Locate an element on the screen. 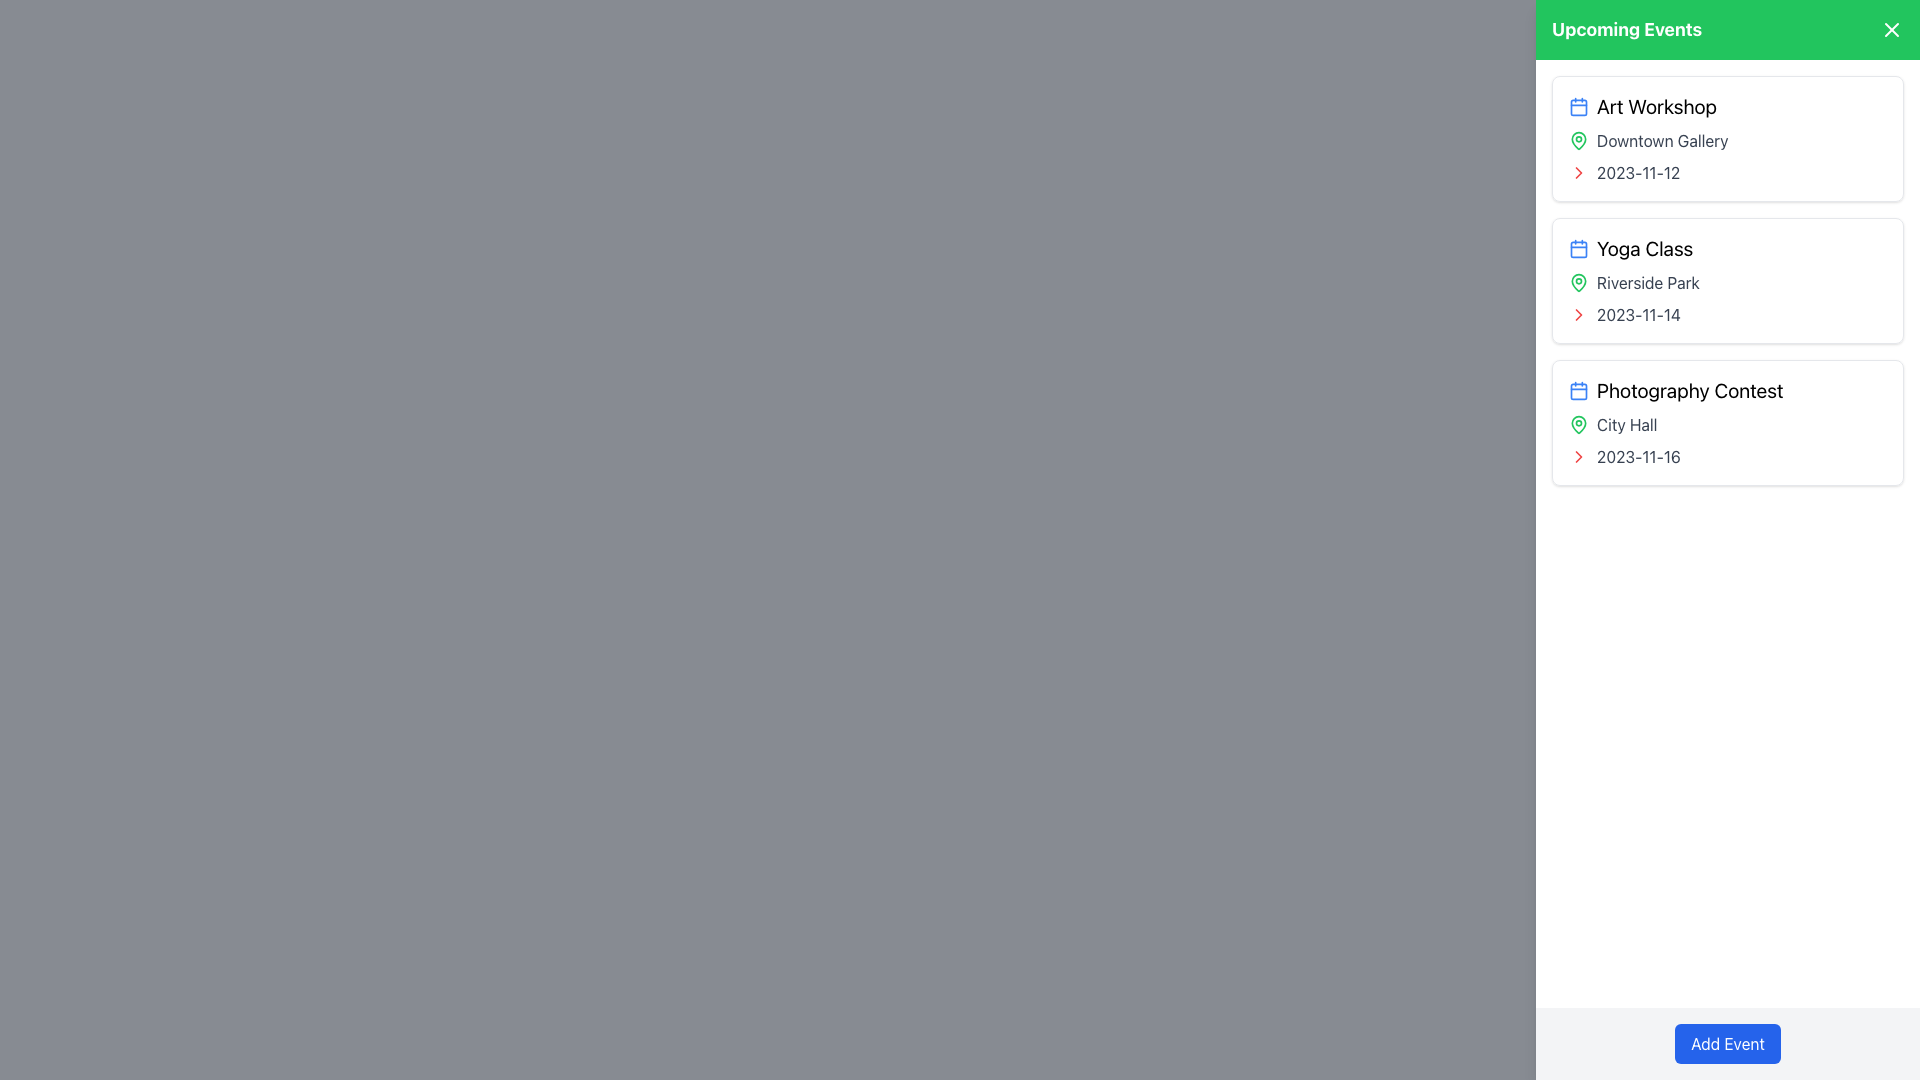 This screenshot has height=1080, width=1920. the blue outlined calendar icon located at the beginning of the 'Yoga Class' event listing within the 'Upcoming Events' sidebar is located at coordinates (1578, 248).